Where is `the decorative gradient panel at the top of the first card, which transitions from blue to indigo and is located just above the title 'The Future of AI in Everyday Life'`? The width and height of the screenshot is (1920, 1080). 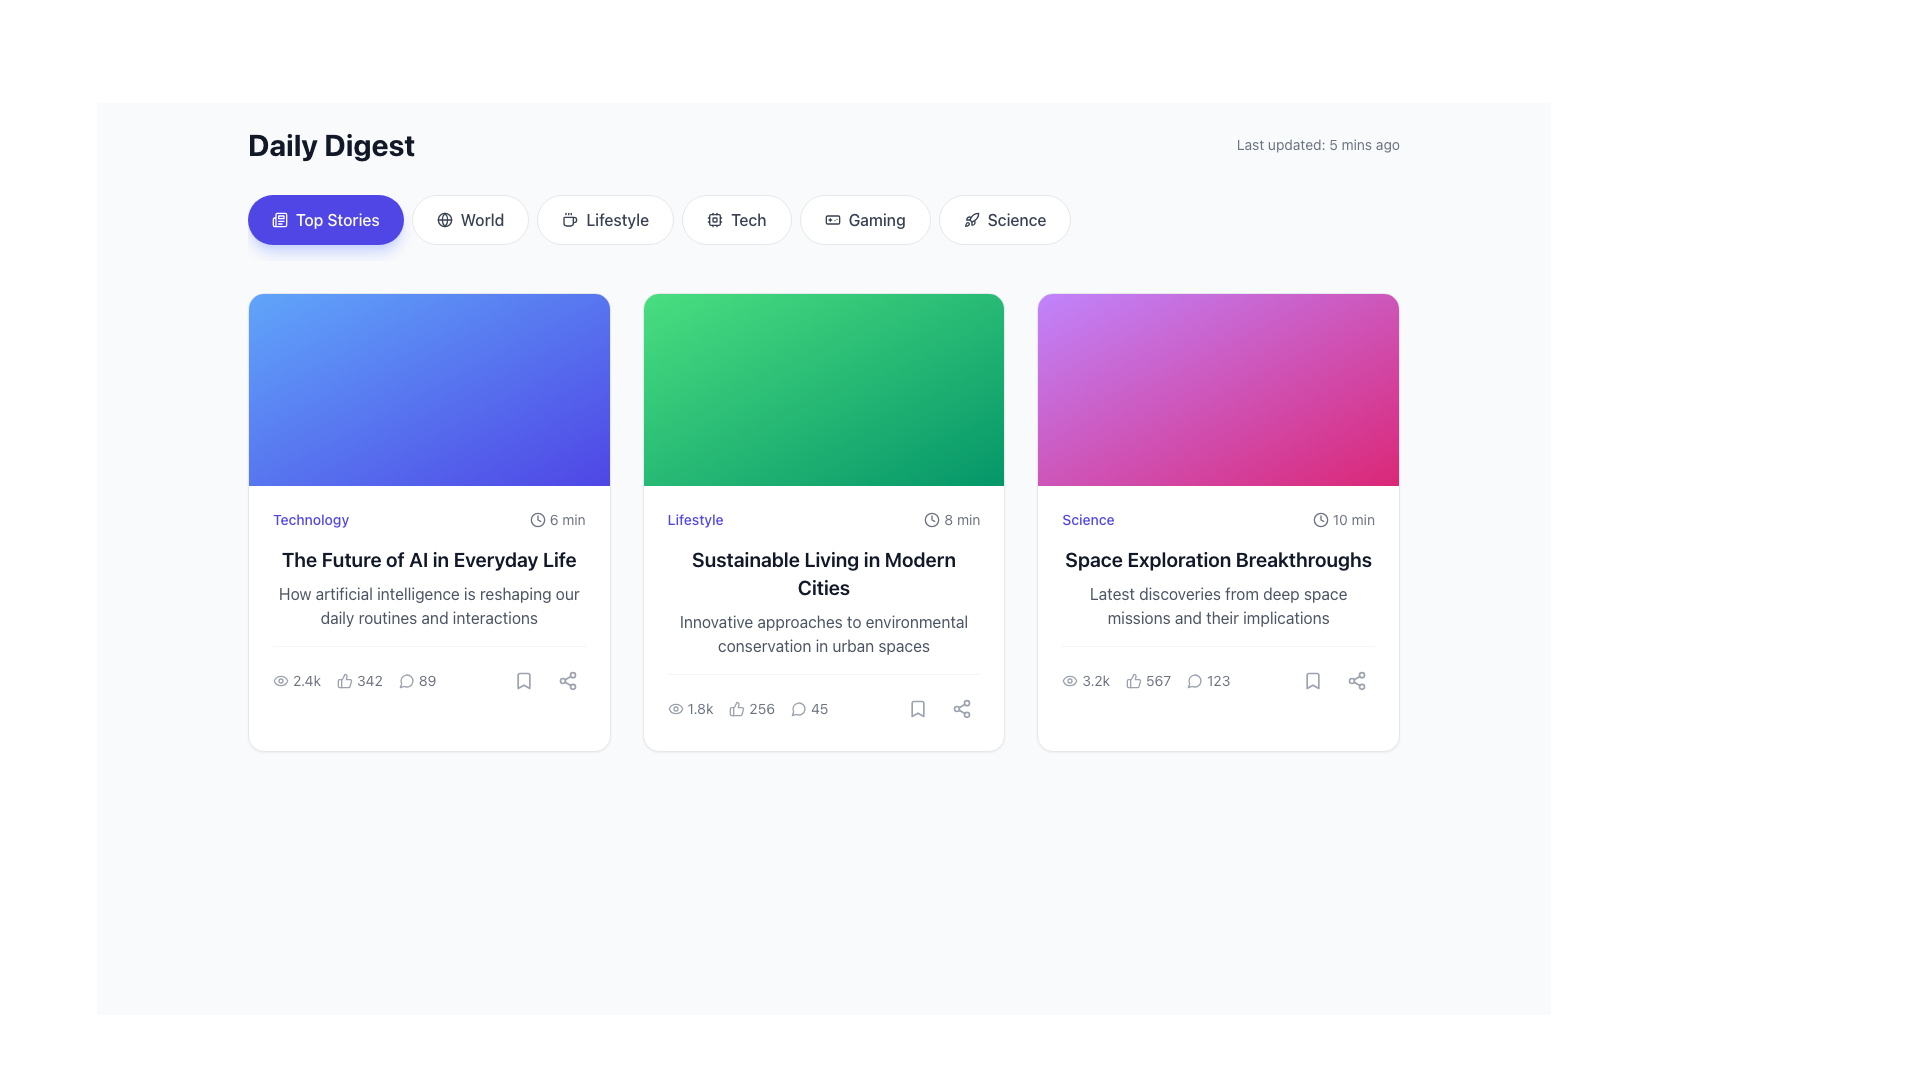 the decorative gradient panel at the top of the first card, which transitions from blue to indigo and is located just above the title 'The Future of AI in Everyday Life' is located at coordinates (428, 389).